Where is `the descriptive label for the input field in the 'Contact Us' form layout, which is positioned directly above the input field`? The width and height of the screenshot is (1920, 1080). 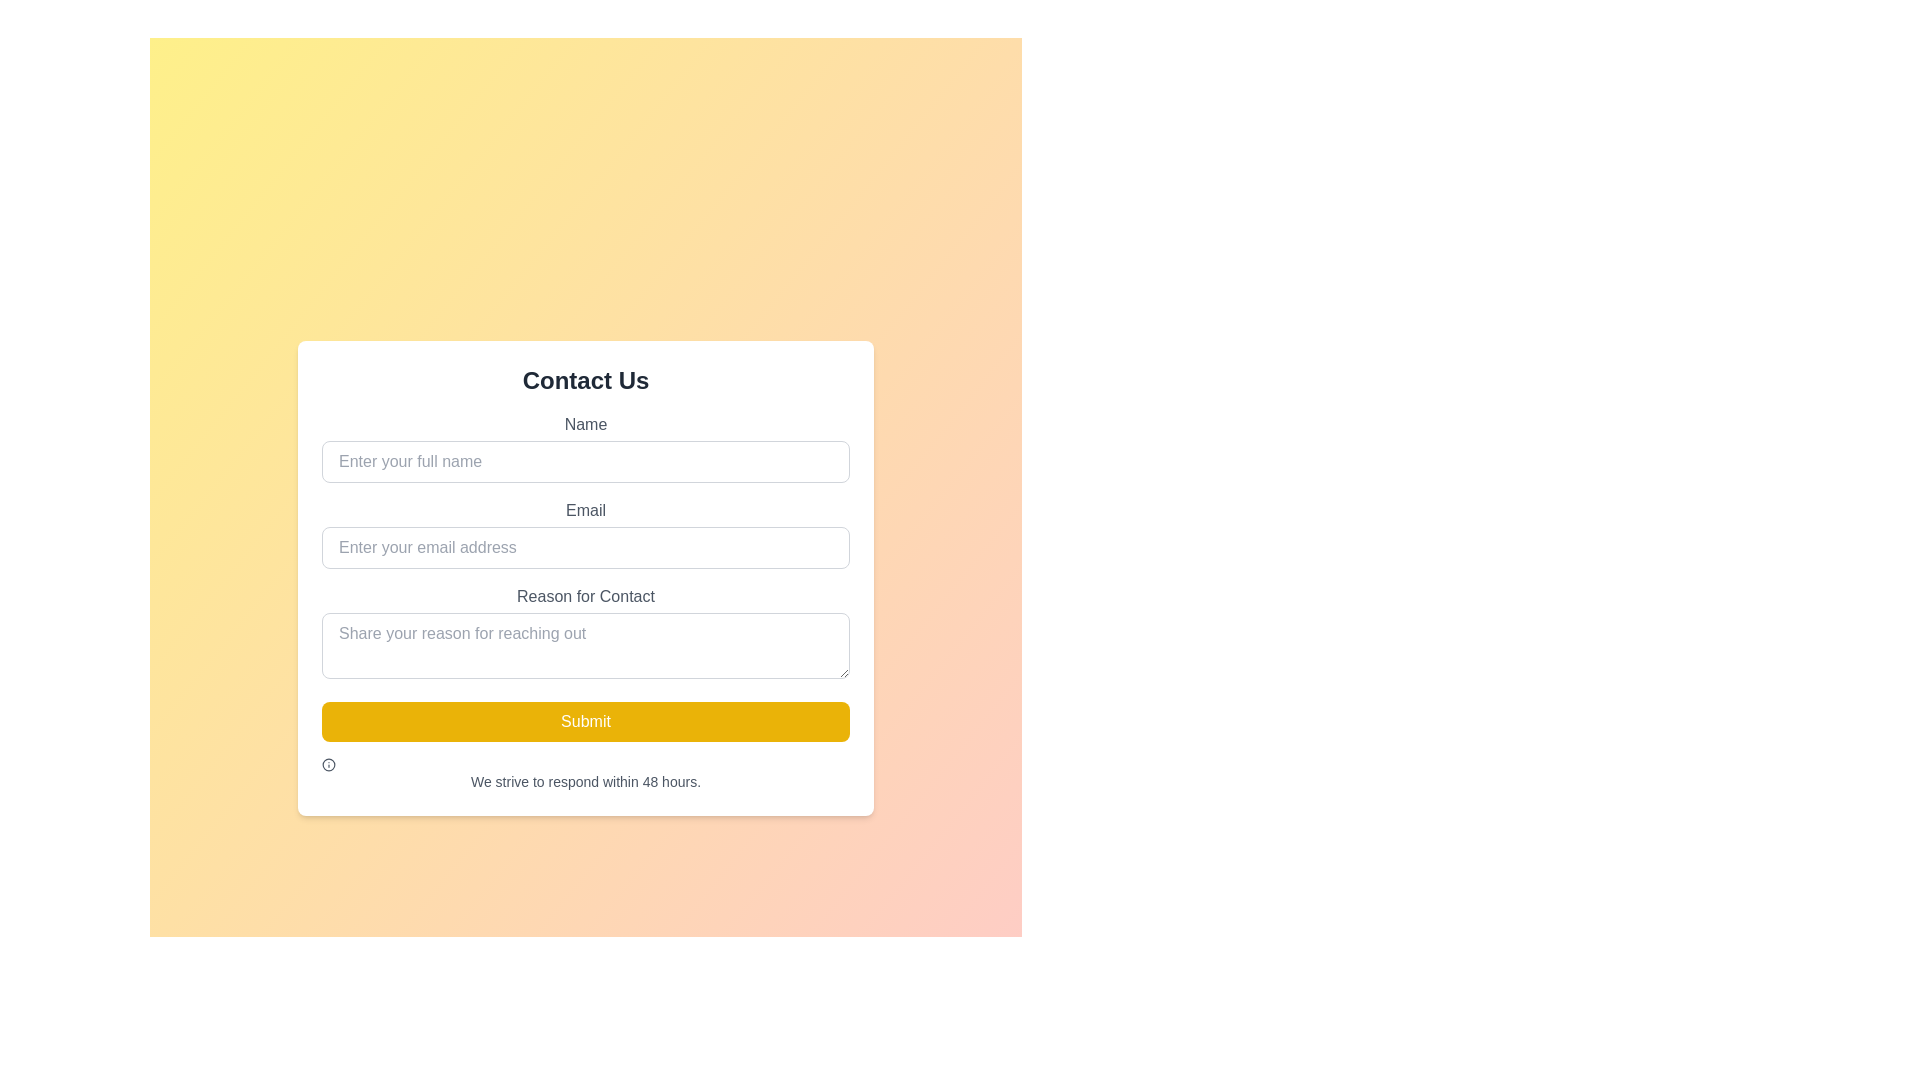 the descriptive label for the input field in the 'Contact Us' form layout, which is positioned directly above the input field is located at coordinates (584, 423).